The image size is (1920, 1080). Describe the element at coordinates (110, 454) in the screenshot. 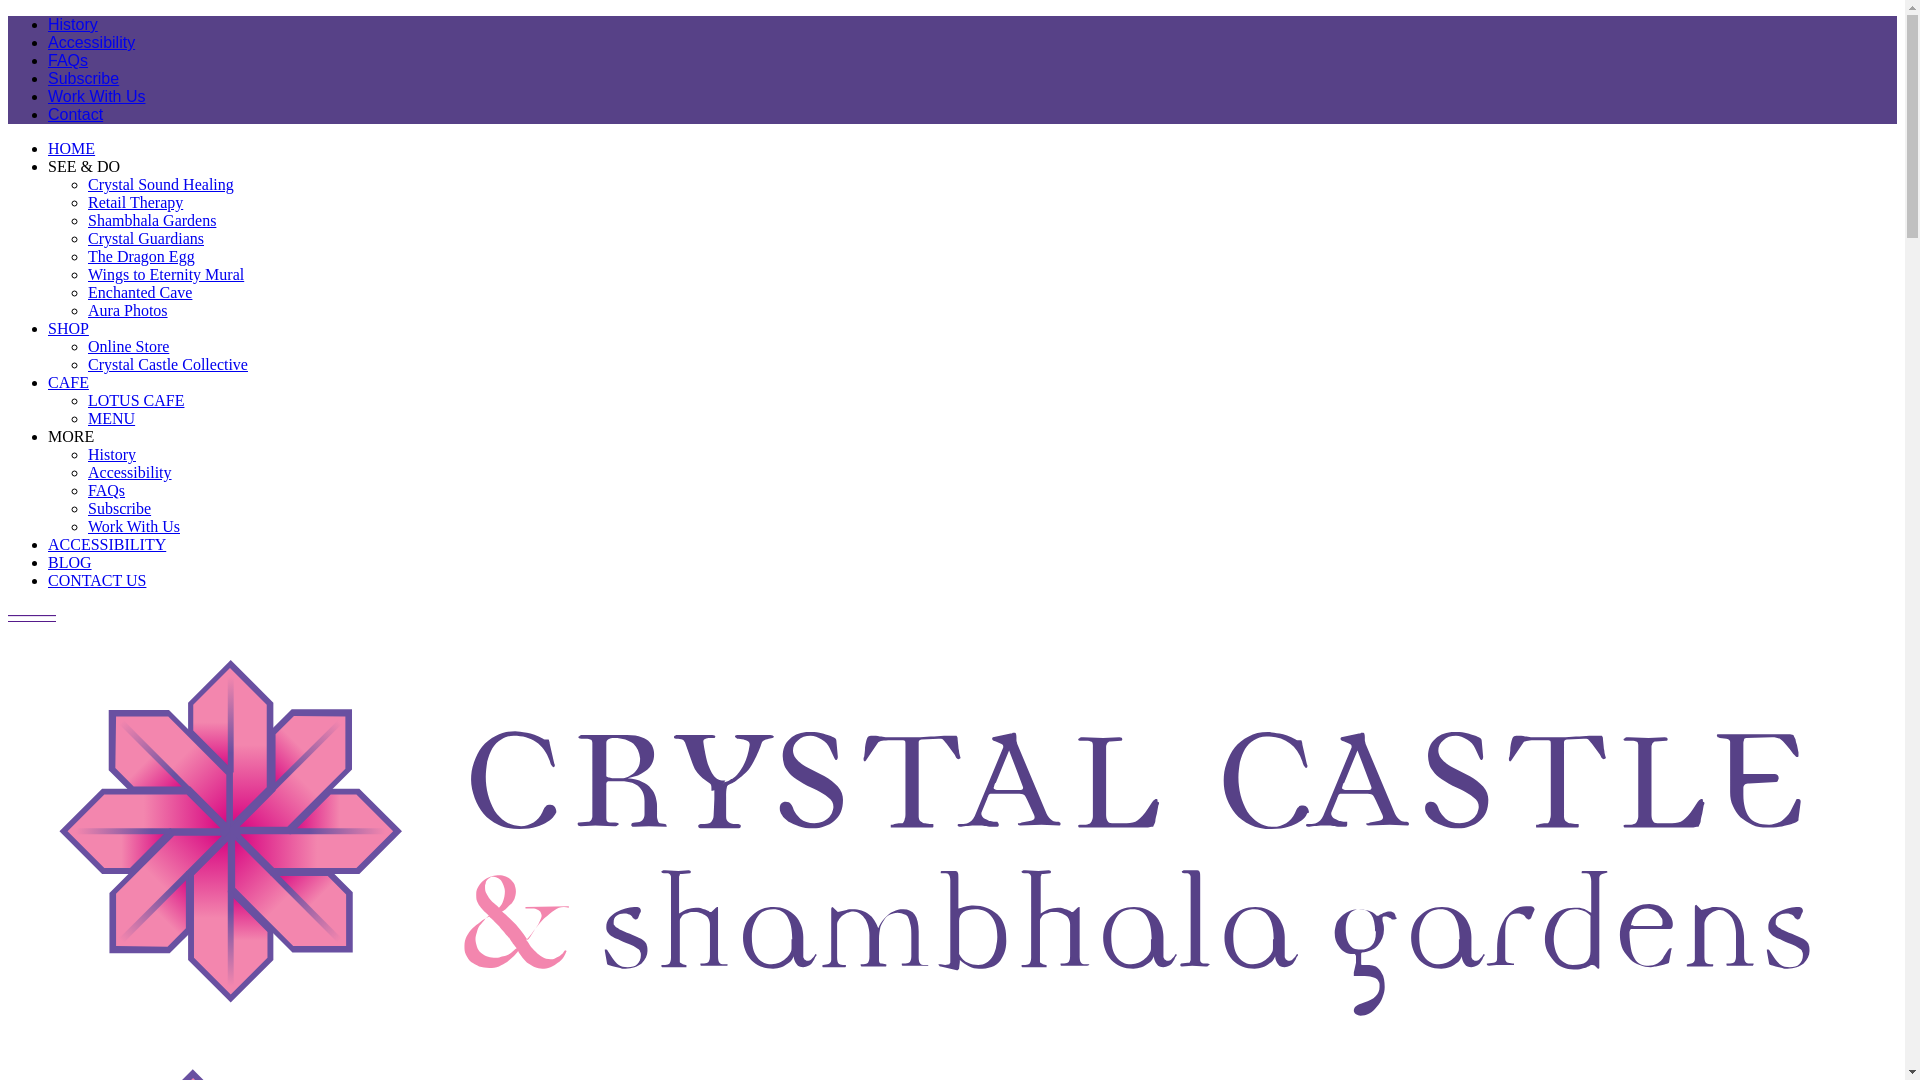

I see `'History'` at that location.